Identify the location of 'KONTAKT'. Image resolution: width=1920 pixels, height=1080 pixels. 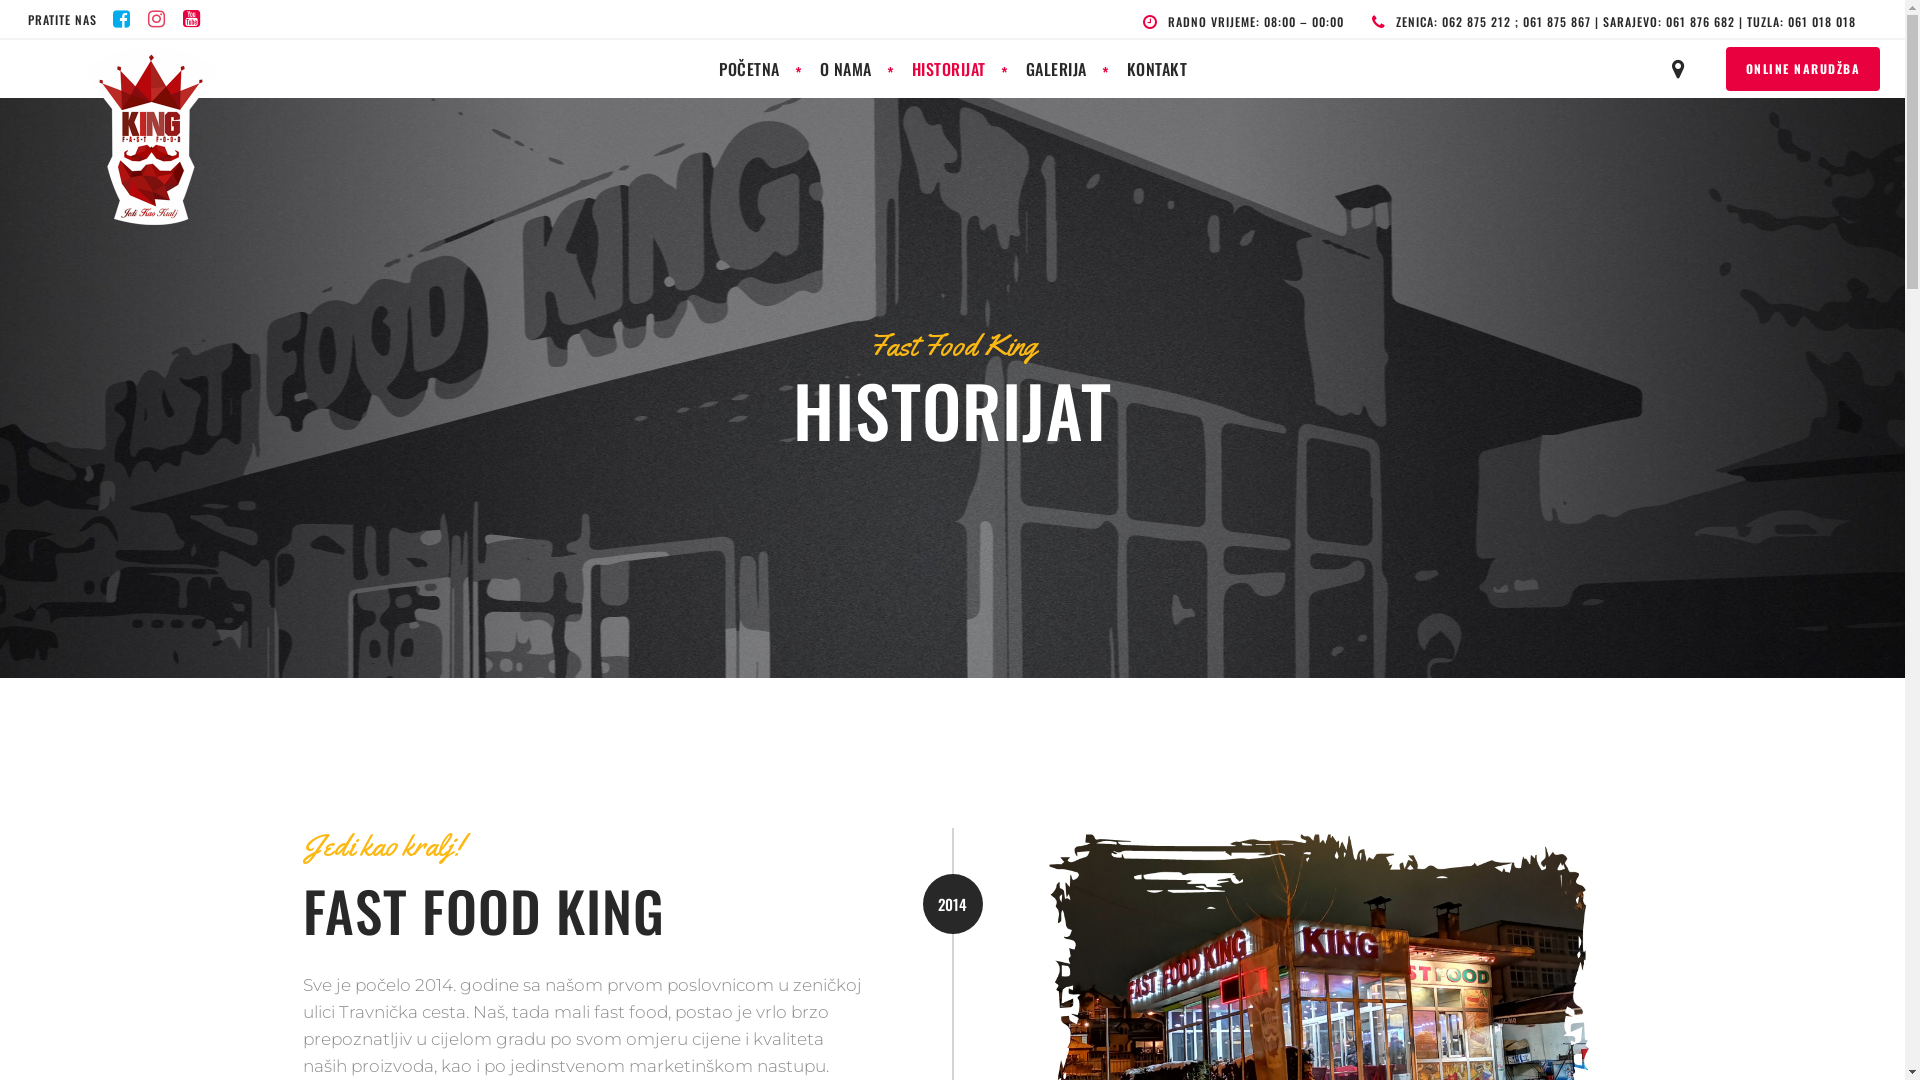
(1156, 68).